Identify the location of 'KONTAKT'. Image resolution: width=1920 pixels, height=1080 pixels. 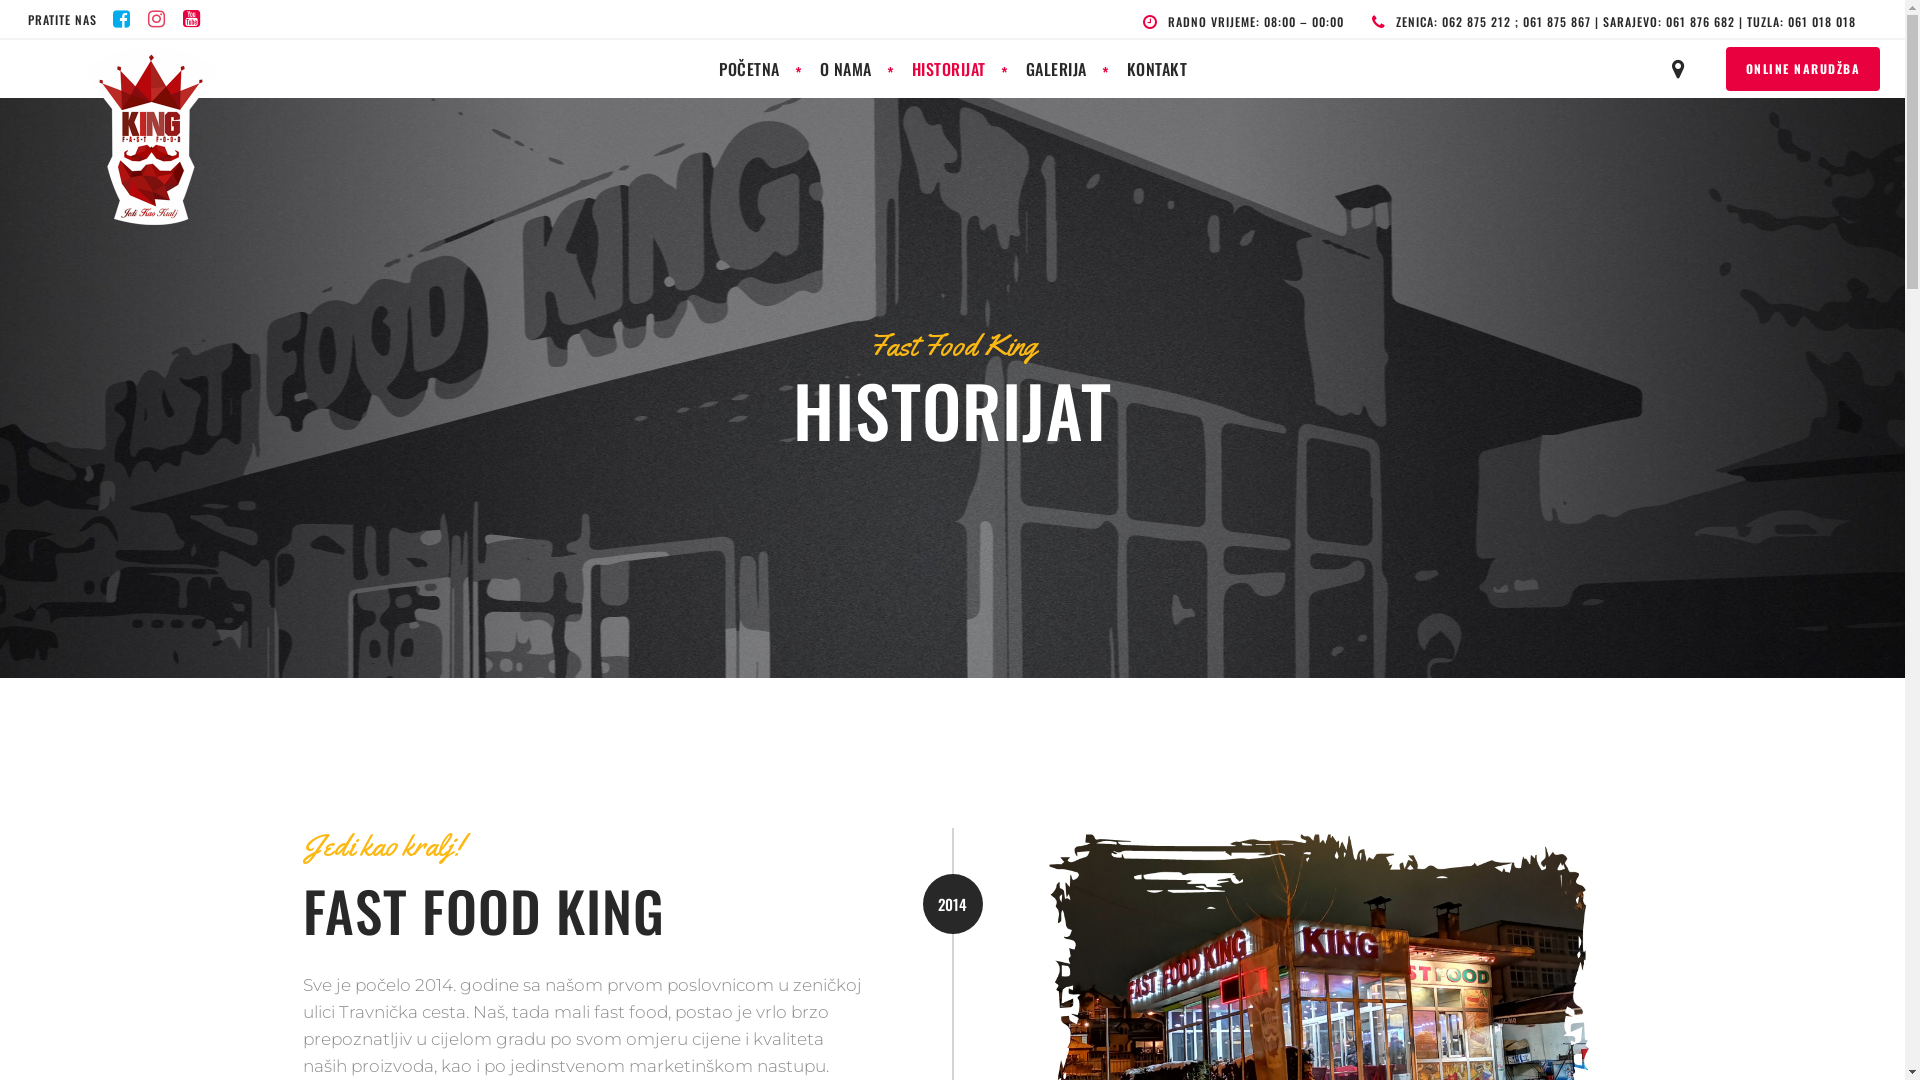
(1156, 68).